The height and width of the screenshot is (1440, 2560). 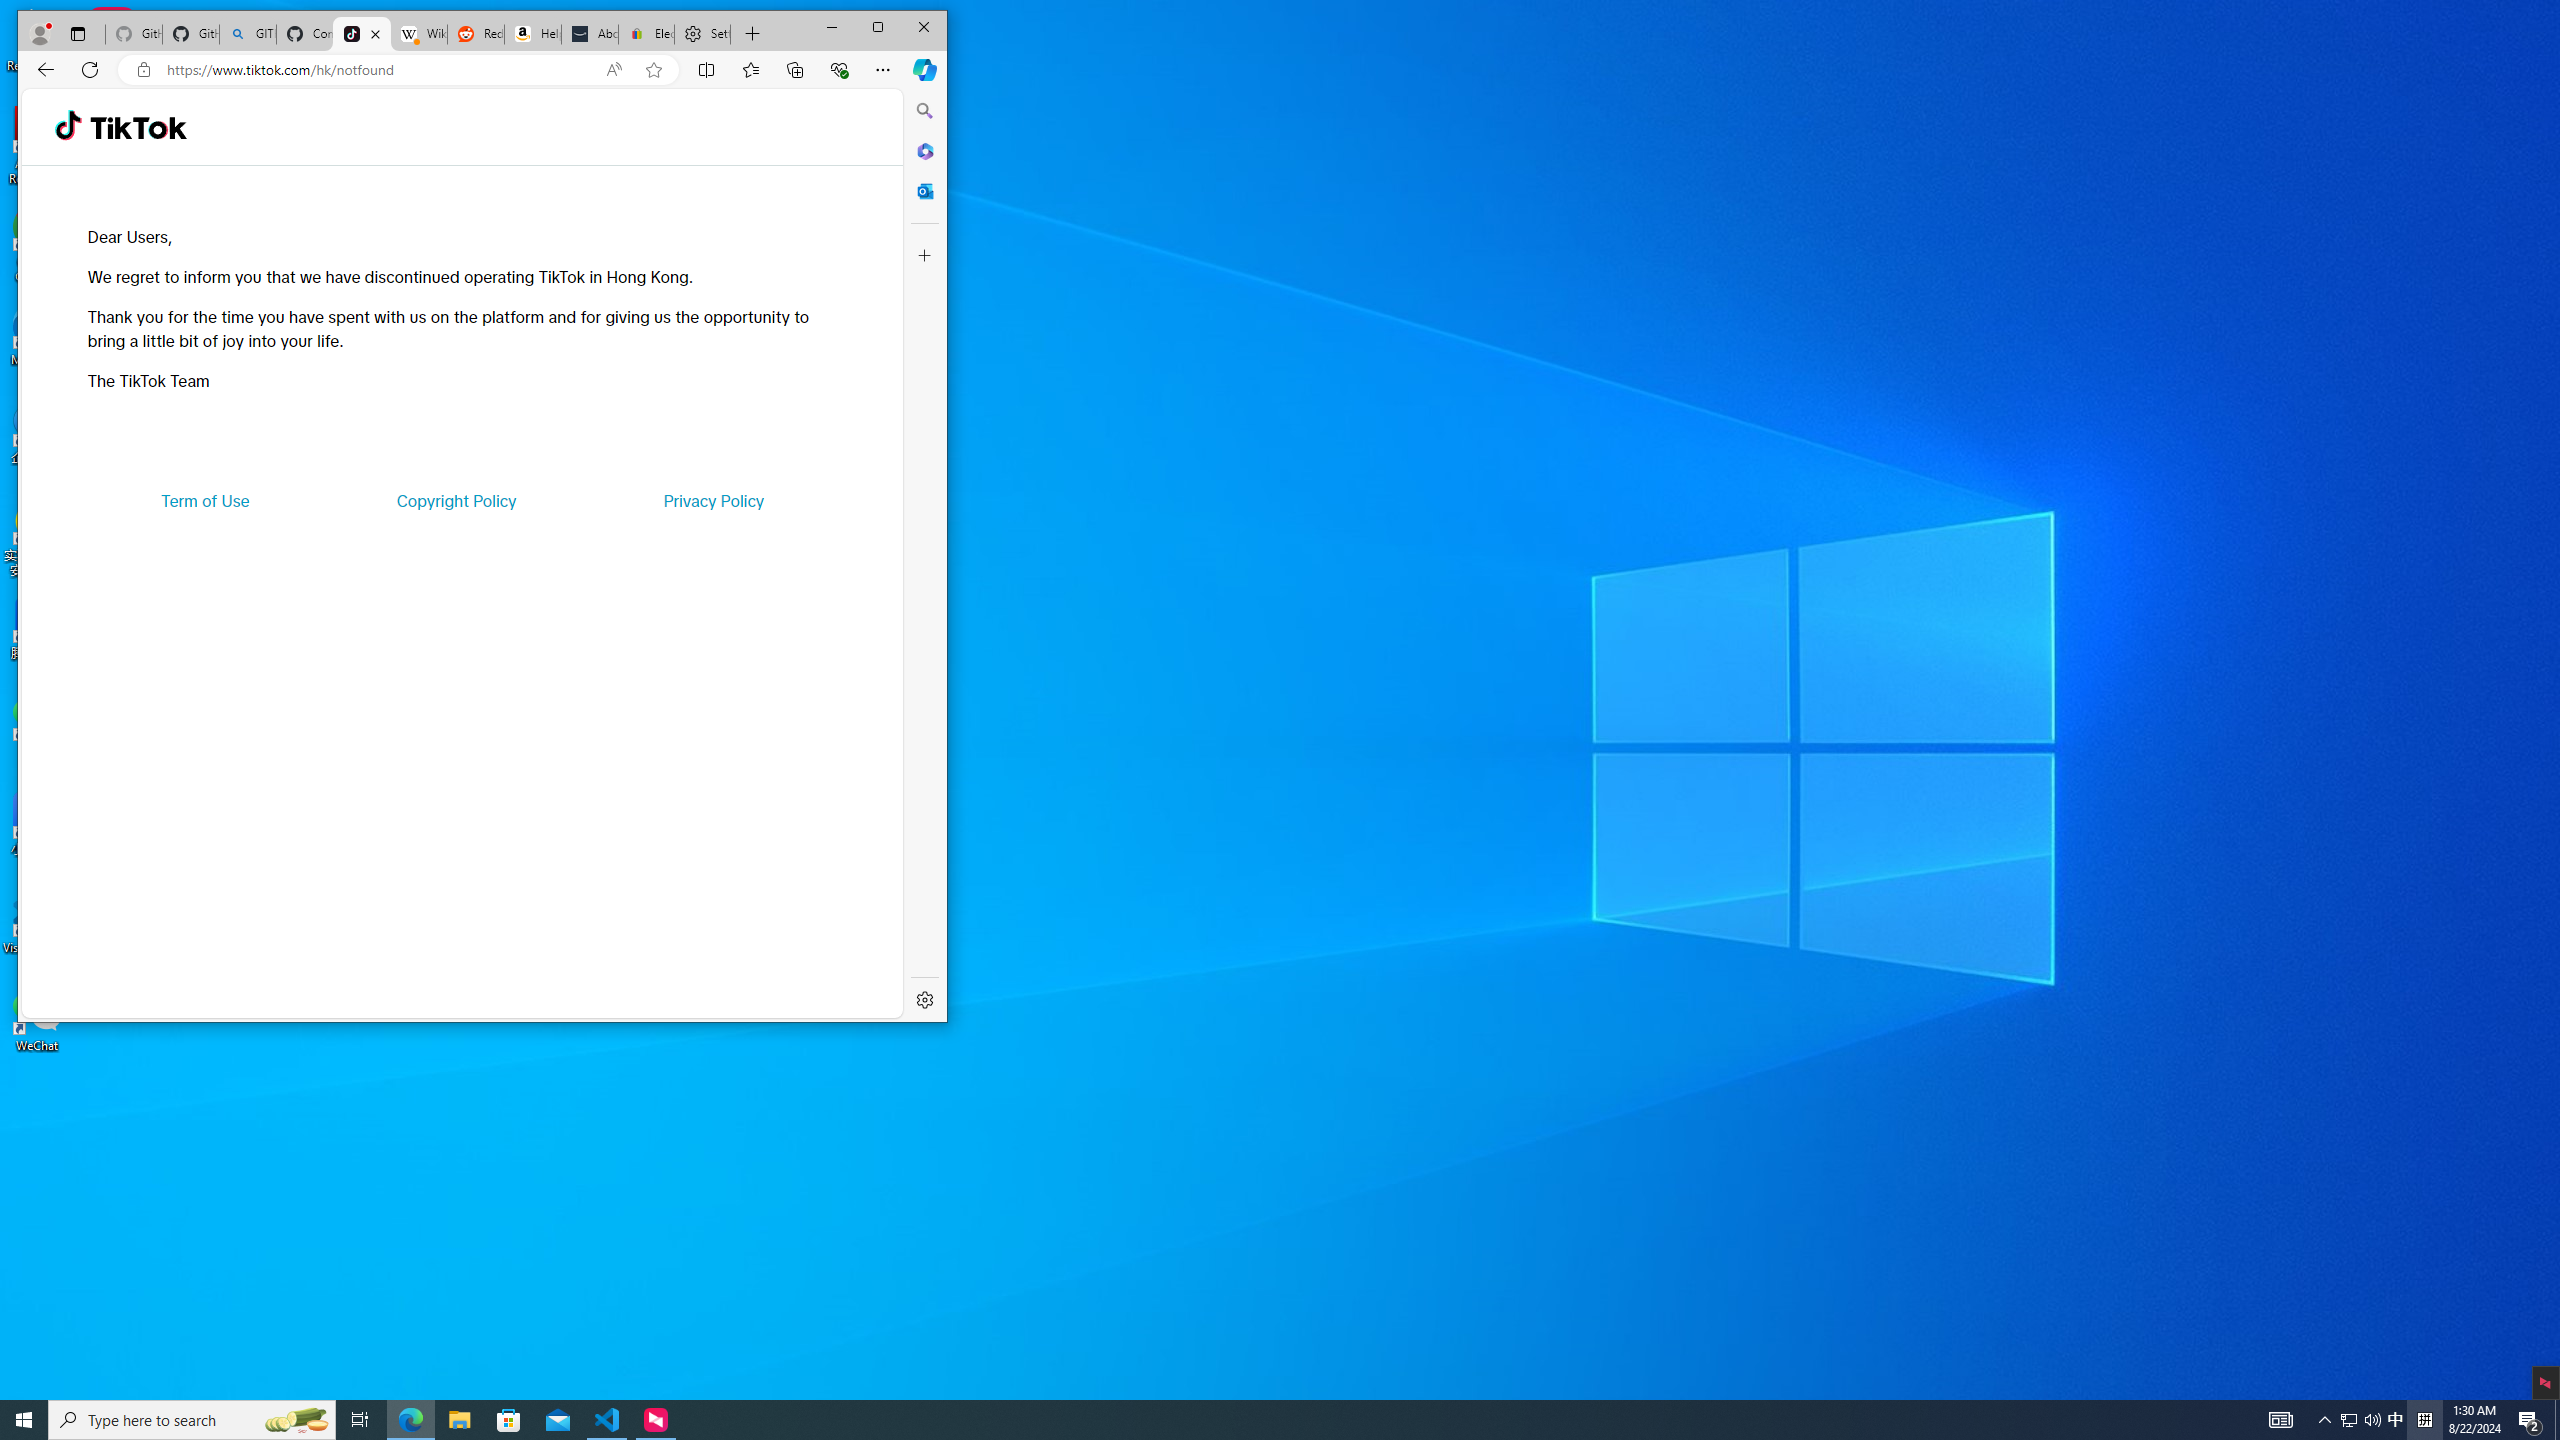 What do you see at coordinates (2372, 1418) in the screenshot?
I see `'Q2790: 100%'` at bounding box center [2372, 1418].